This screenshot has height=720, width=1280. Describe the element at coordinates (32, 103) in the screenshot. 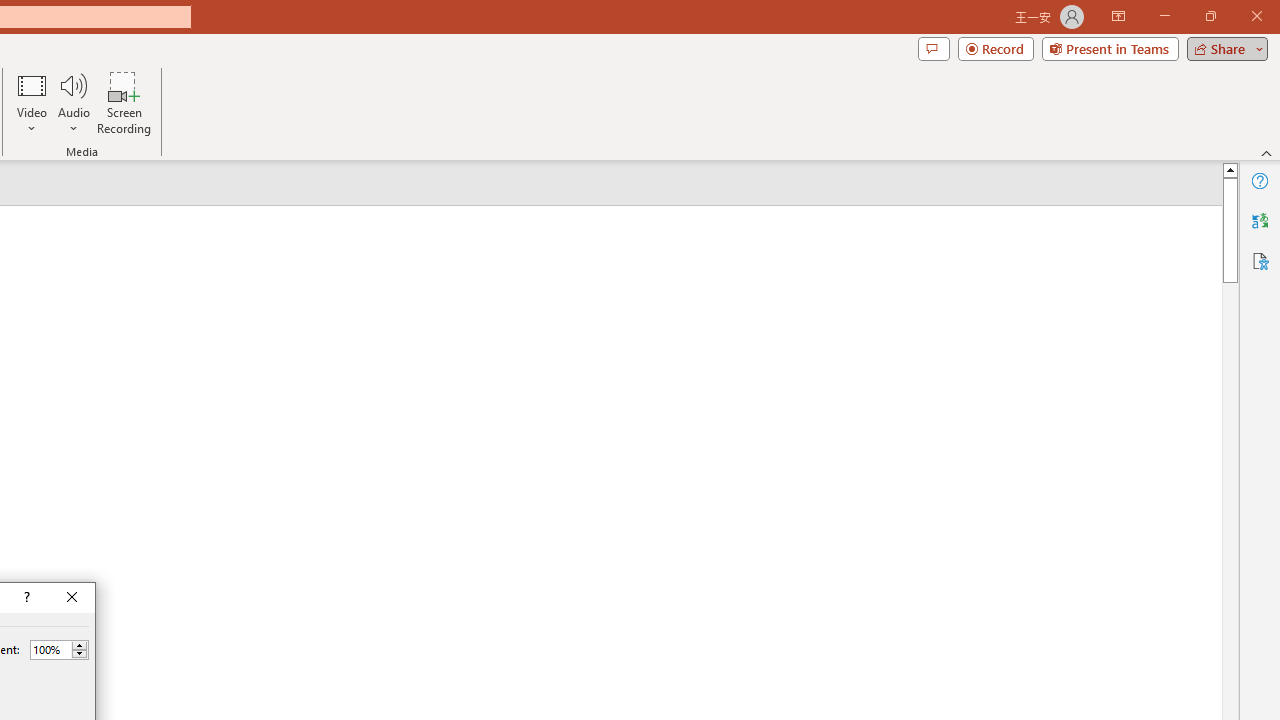

I see `'Video'` at that location.